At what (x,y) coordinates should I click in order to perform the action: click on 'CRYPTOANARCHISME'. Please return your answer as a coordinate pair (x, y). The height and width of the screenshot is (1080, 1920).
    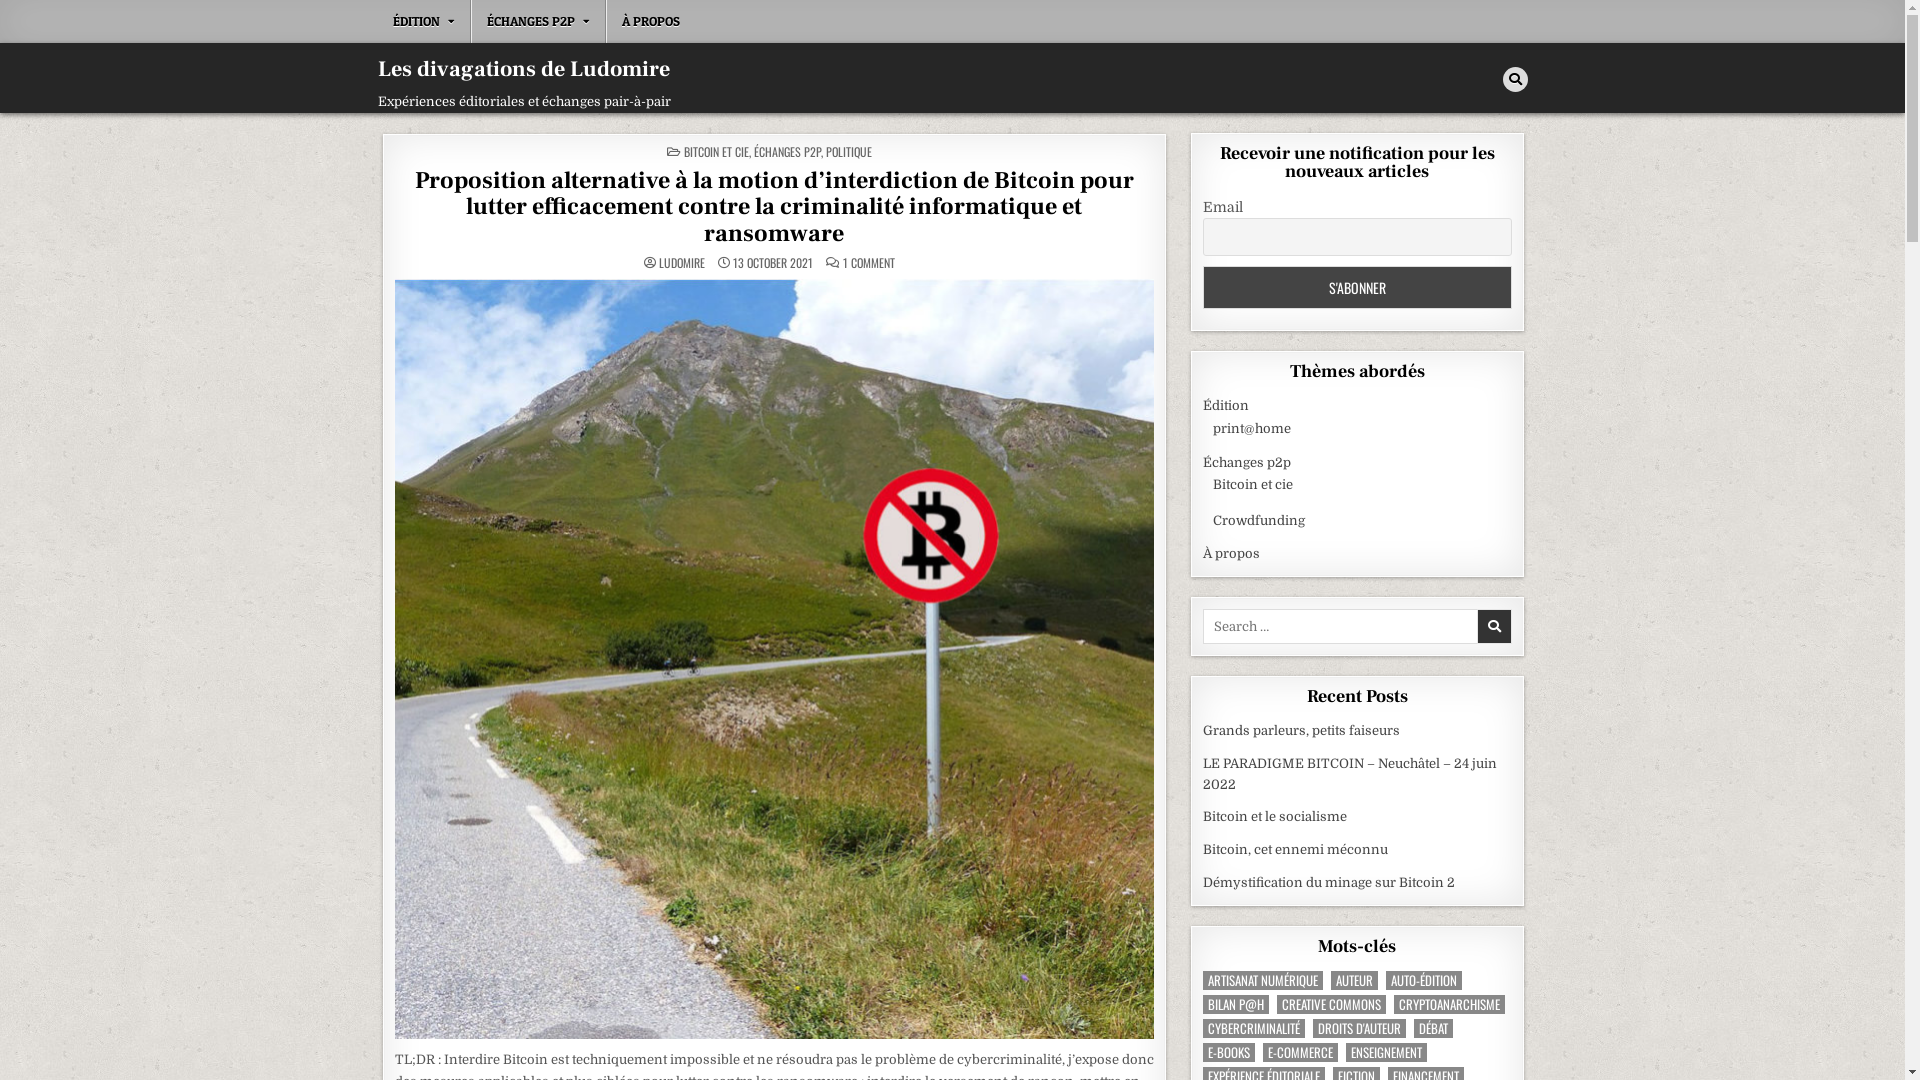
    Looking at the image, I should click on (1449, 1004).